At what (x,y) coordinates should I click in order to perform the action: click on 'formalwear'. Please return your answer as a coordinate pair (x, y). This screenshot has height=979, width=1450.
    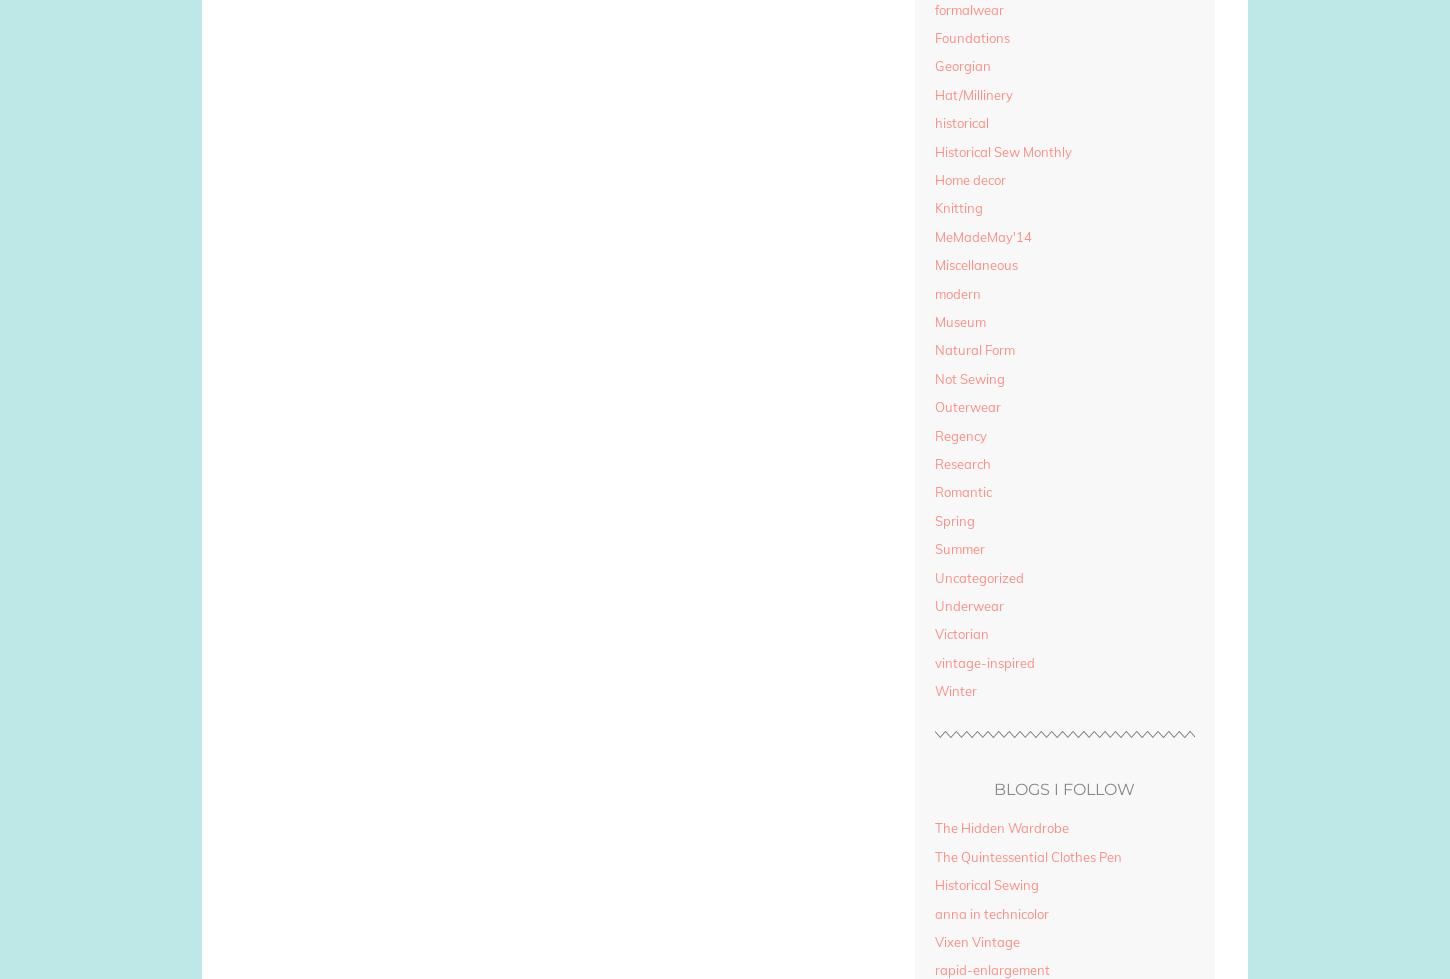
    Looking at the image, I should click on (968, 9).